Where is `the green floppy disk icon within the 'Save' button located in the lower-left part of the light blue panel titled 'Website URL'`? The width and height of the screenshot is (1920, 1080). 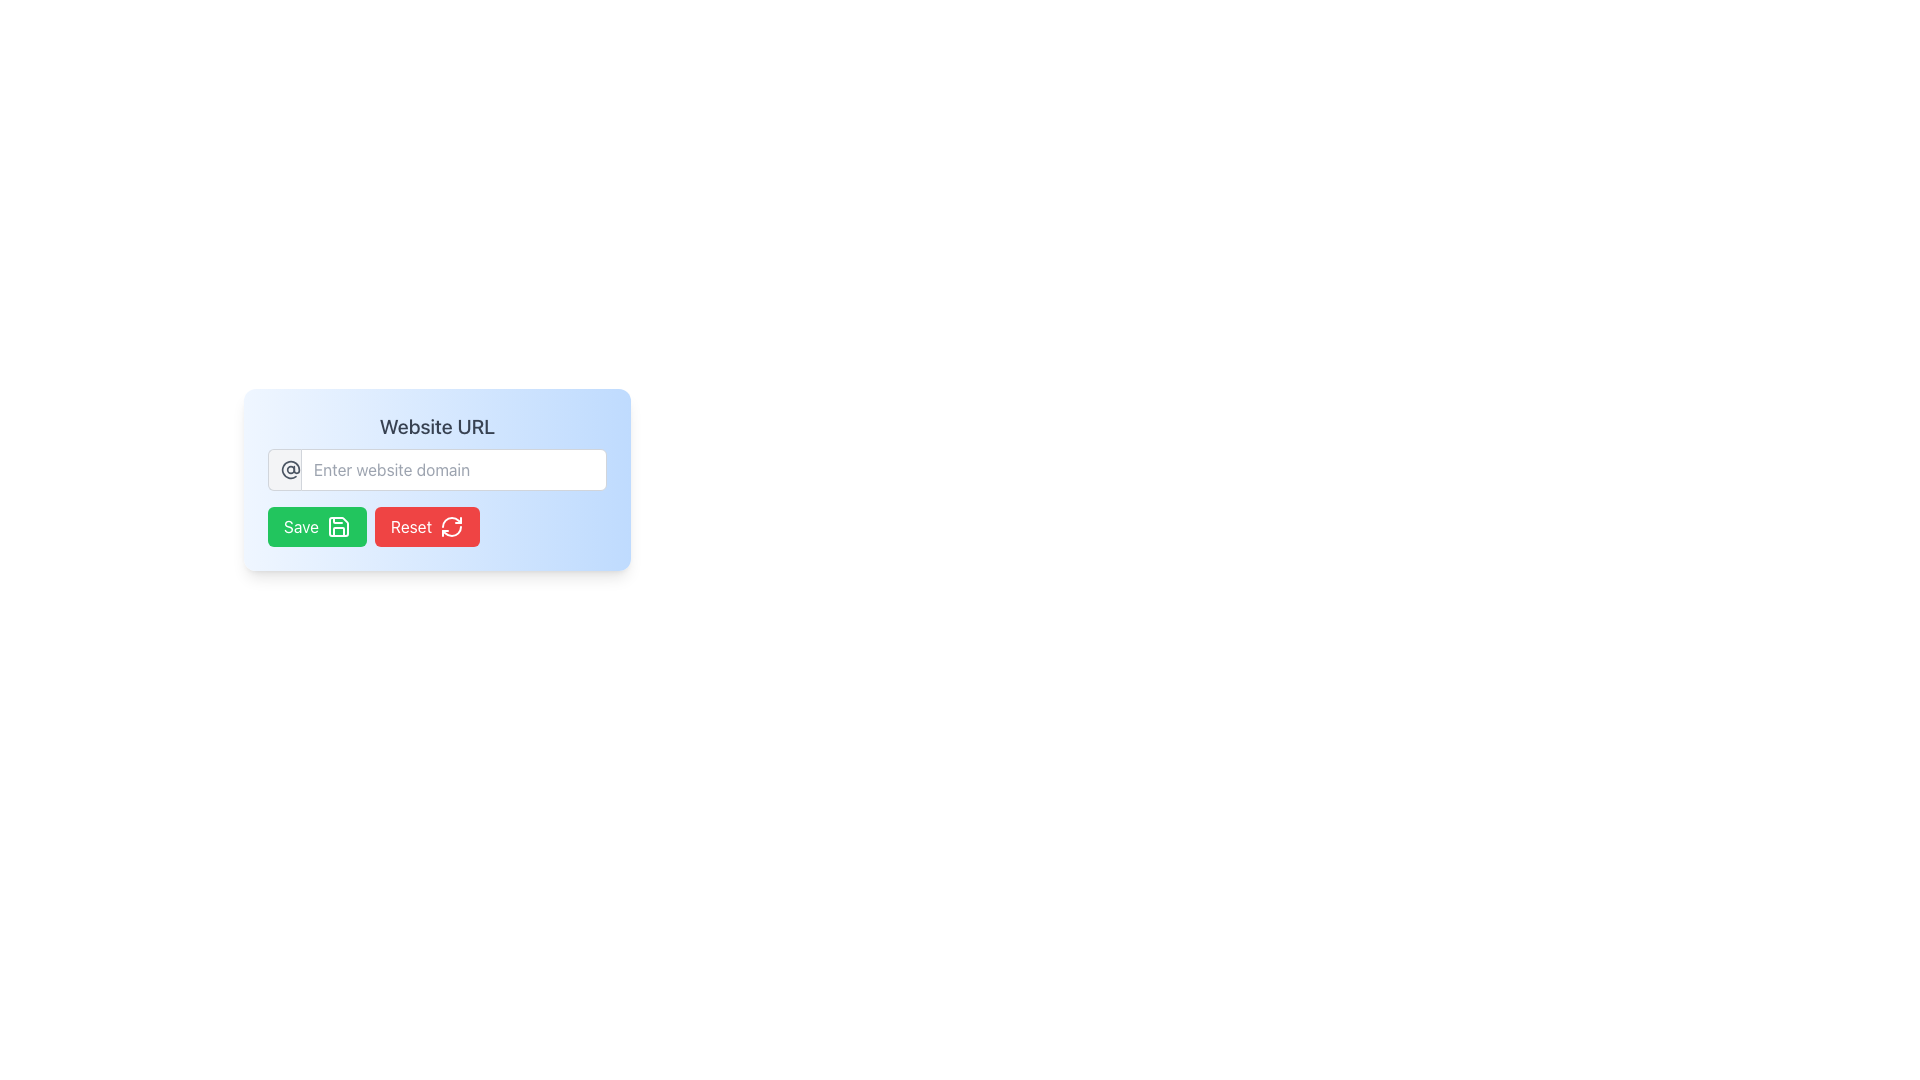 the green floppy disk icon within the 'Save' button located in the lower-left part of the light blue panel titled 'Website URL' is located at coordinates (338, 526).